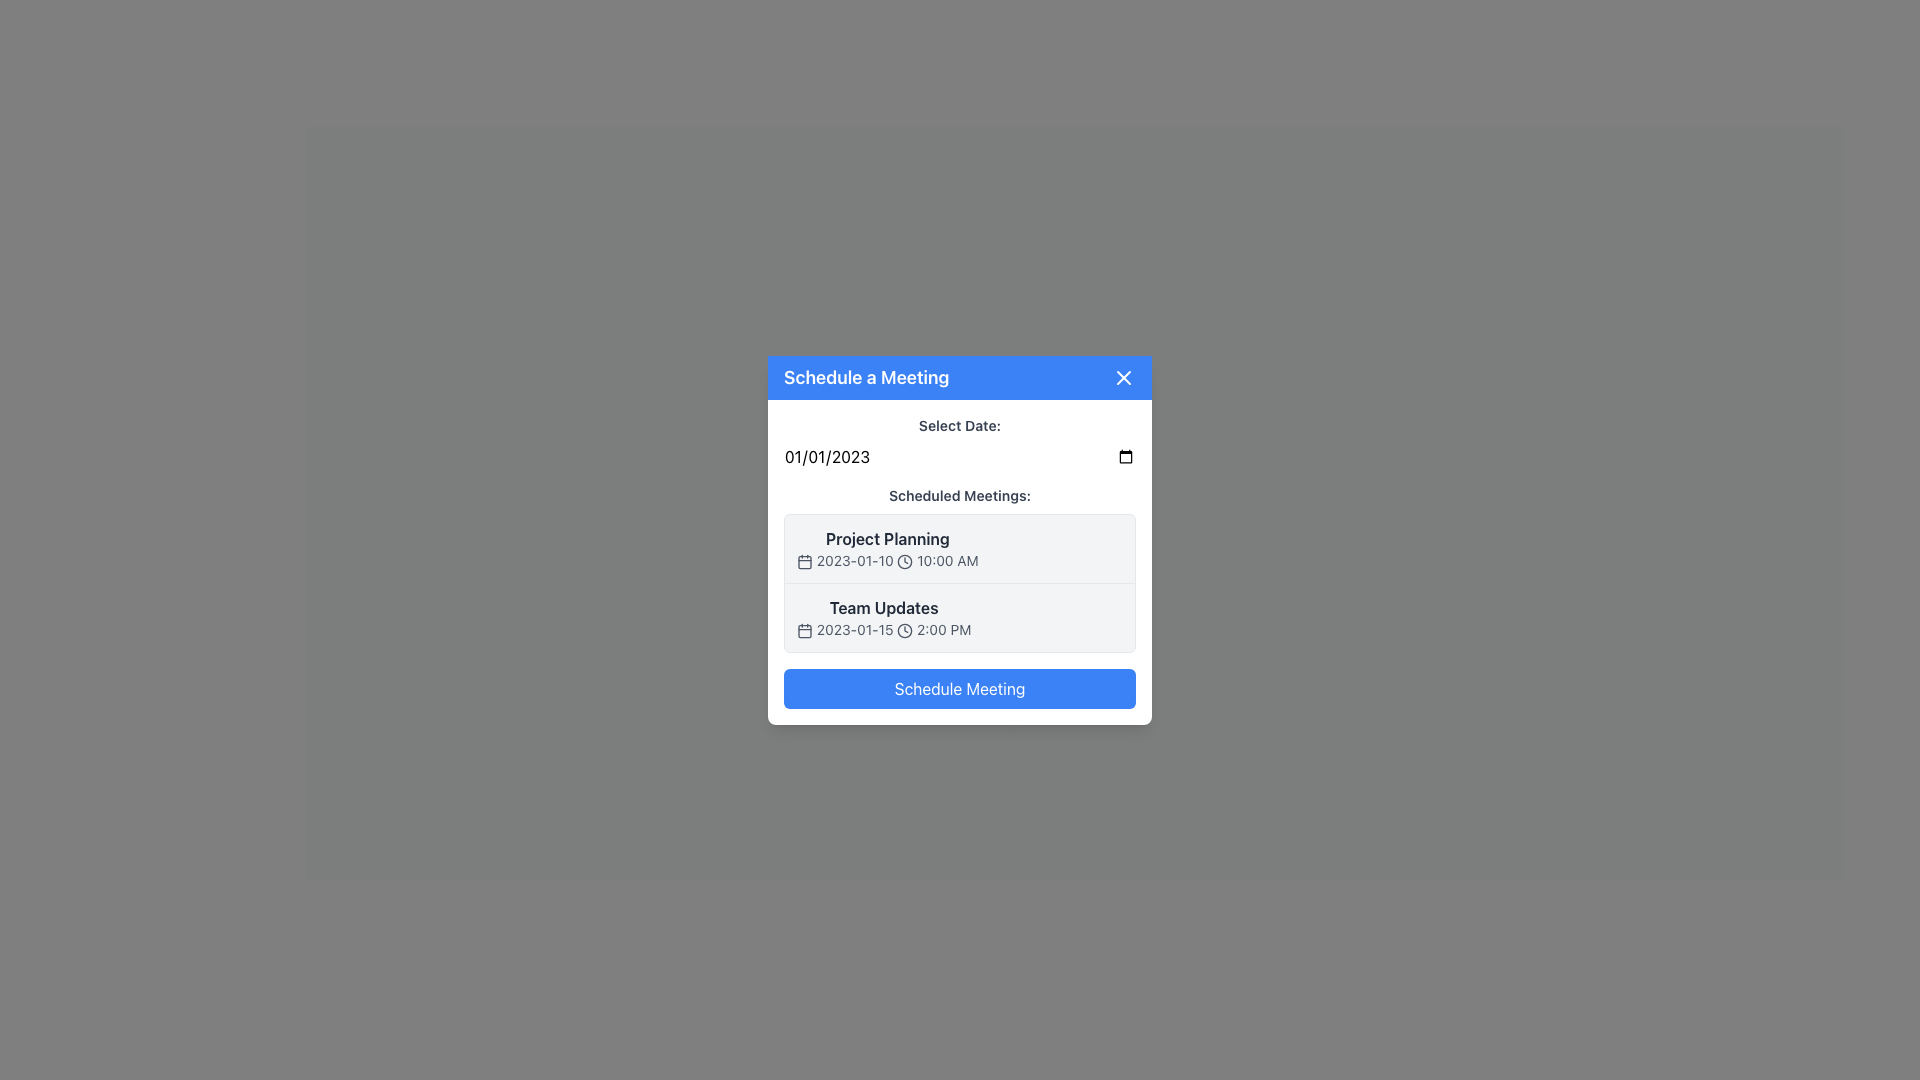  Describe the element at coordinates (904, 630) in the screenshot. I see `the clock icon component, which is part of the 'Team Updates' entry in the 'Scheduled Meetings' list, positioned near '2:00 PM'` at that location.